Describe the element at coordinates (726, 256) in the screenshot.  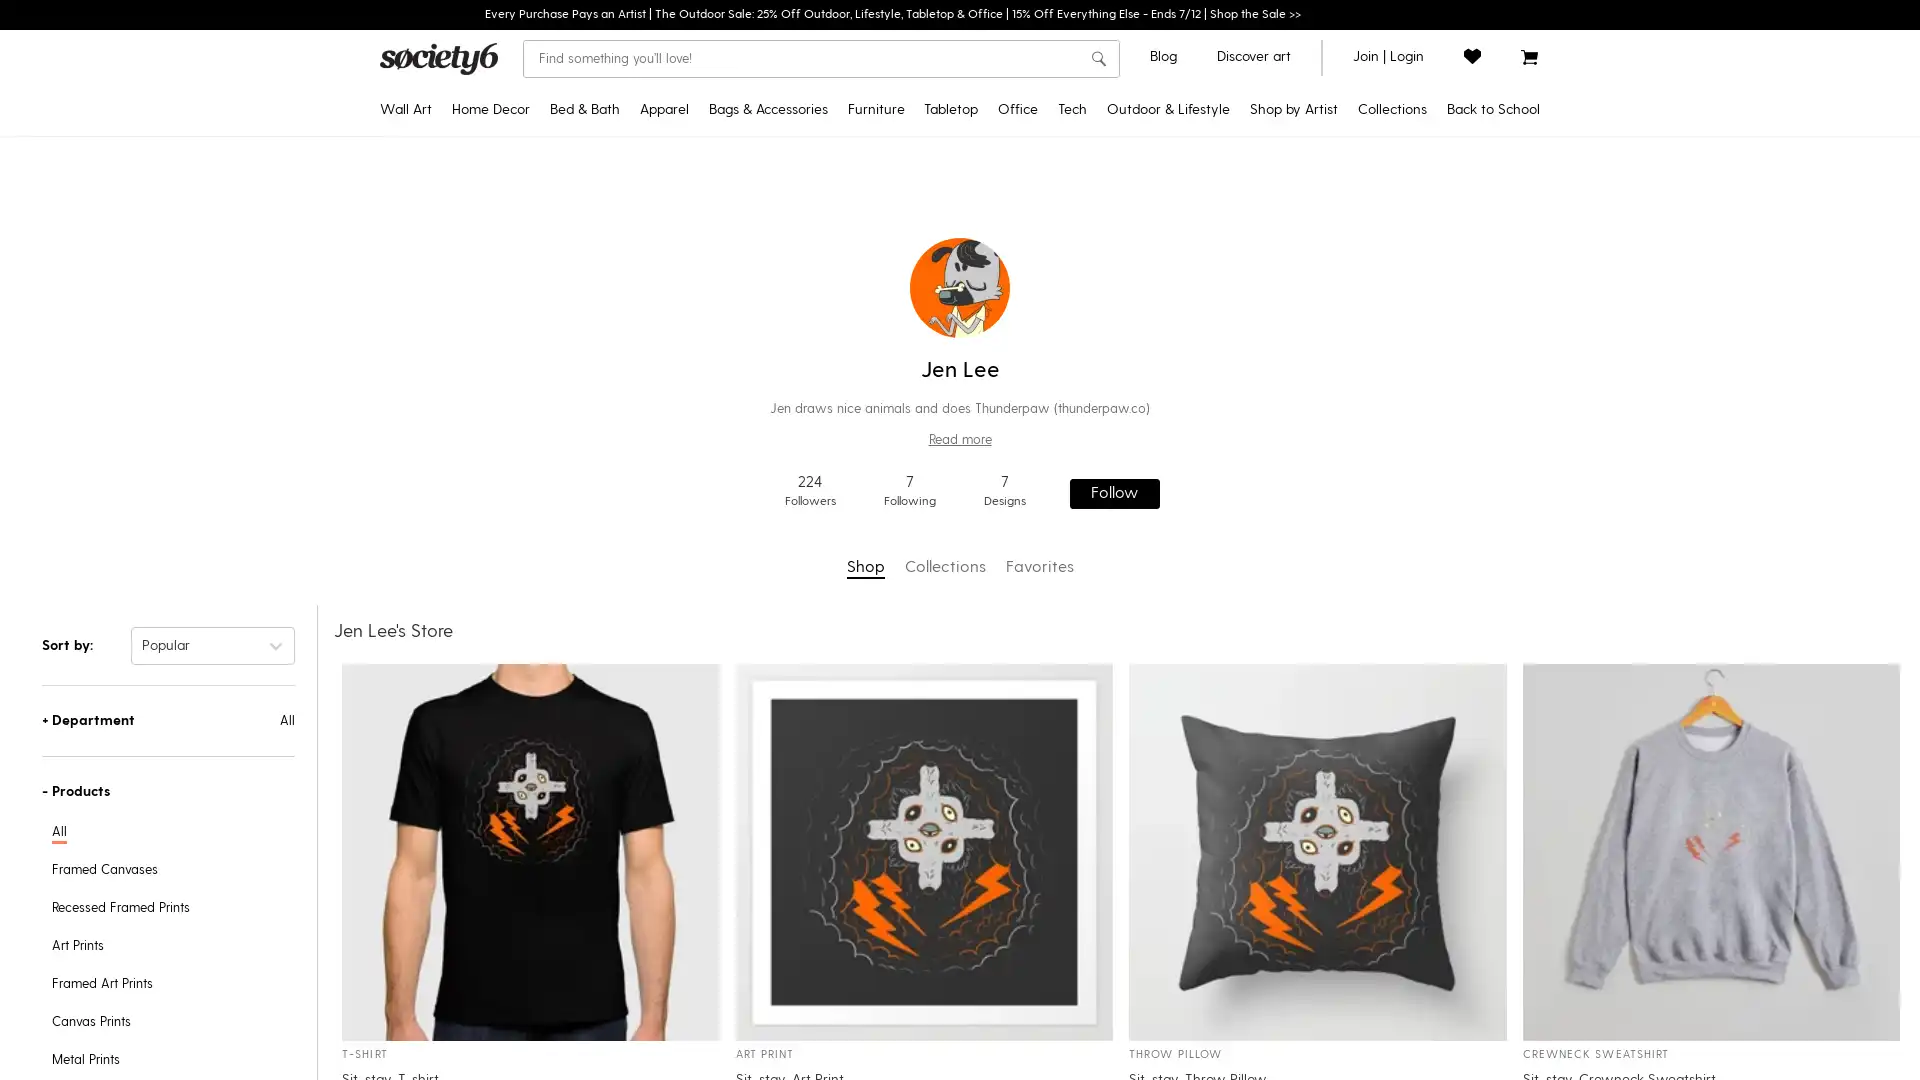
I see `Long Sleeve T-Shirts` at that location.